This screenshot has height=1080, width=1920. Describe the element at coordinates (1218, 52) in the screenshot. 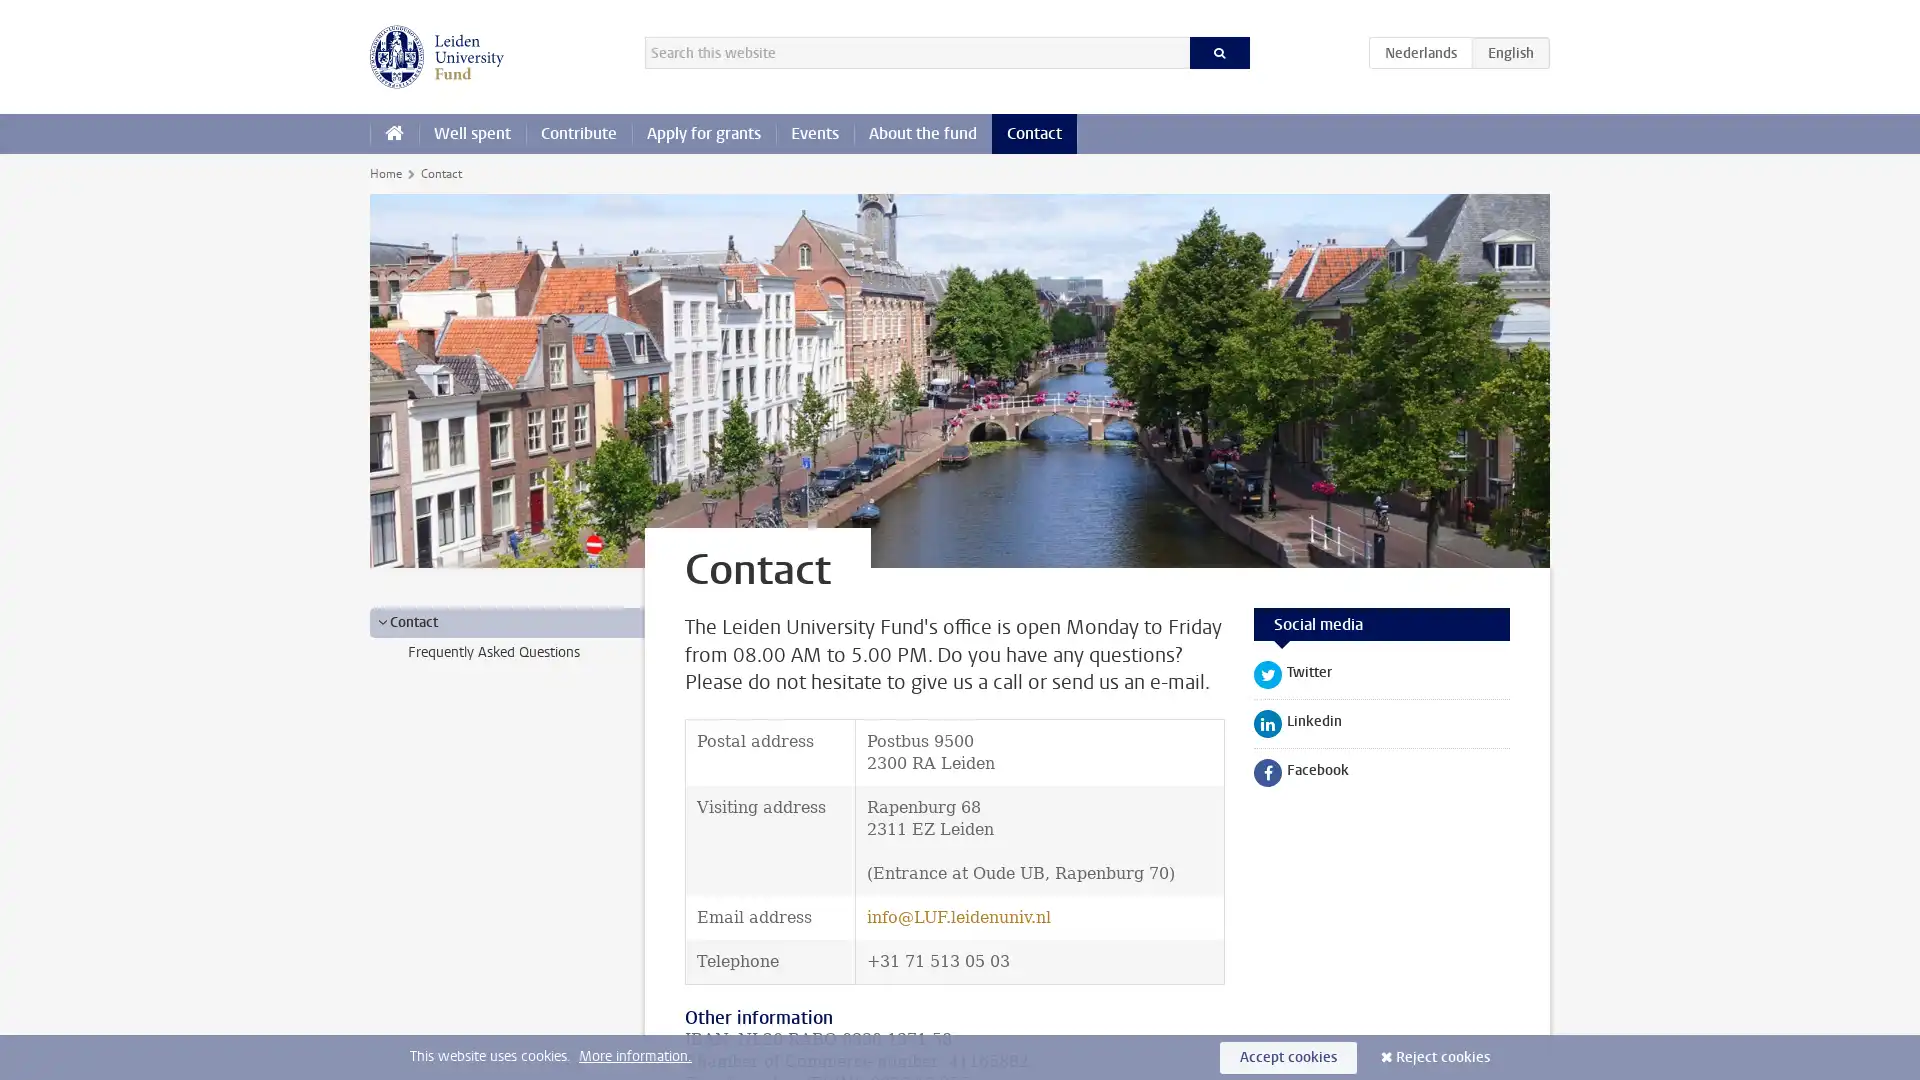

I see `Search` at that location.